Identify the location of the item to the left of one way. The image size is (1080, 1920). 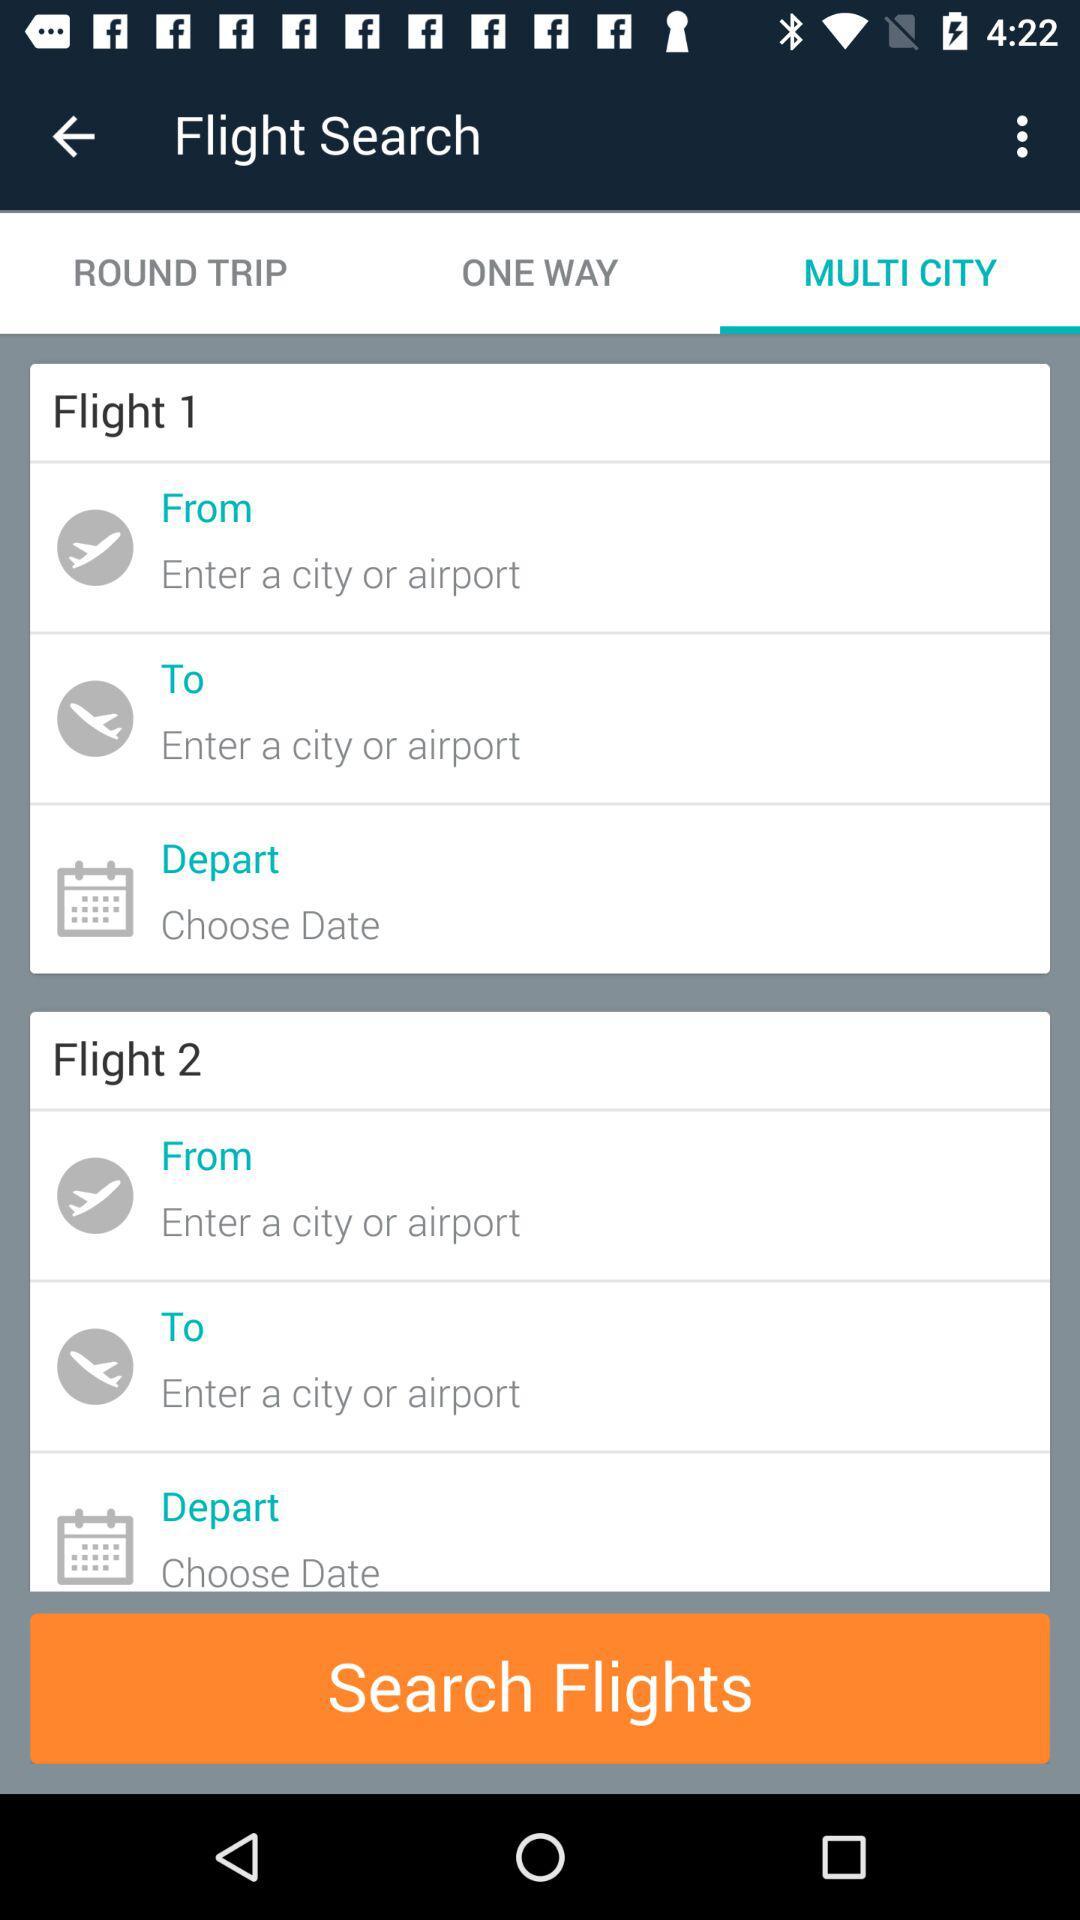
(180, 272).